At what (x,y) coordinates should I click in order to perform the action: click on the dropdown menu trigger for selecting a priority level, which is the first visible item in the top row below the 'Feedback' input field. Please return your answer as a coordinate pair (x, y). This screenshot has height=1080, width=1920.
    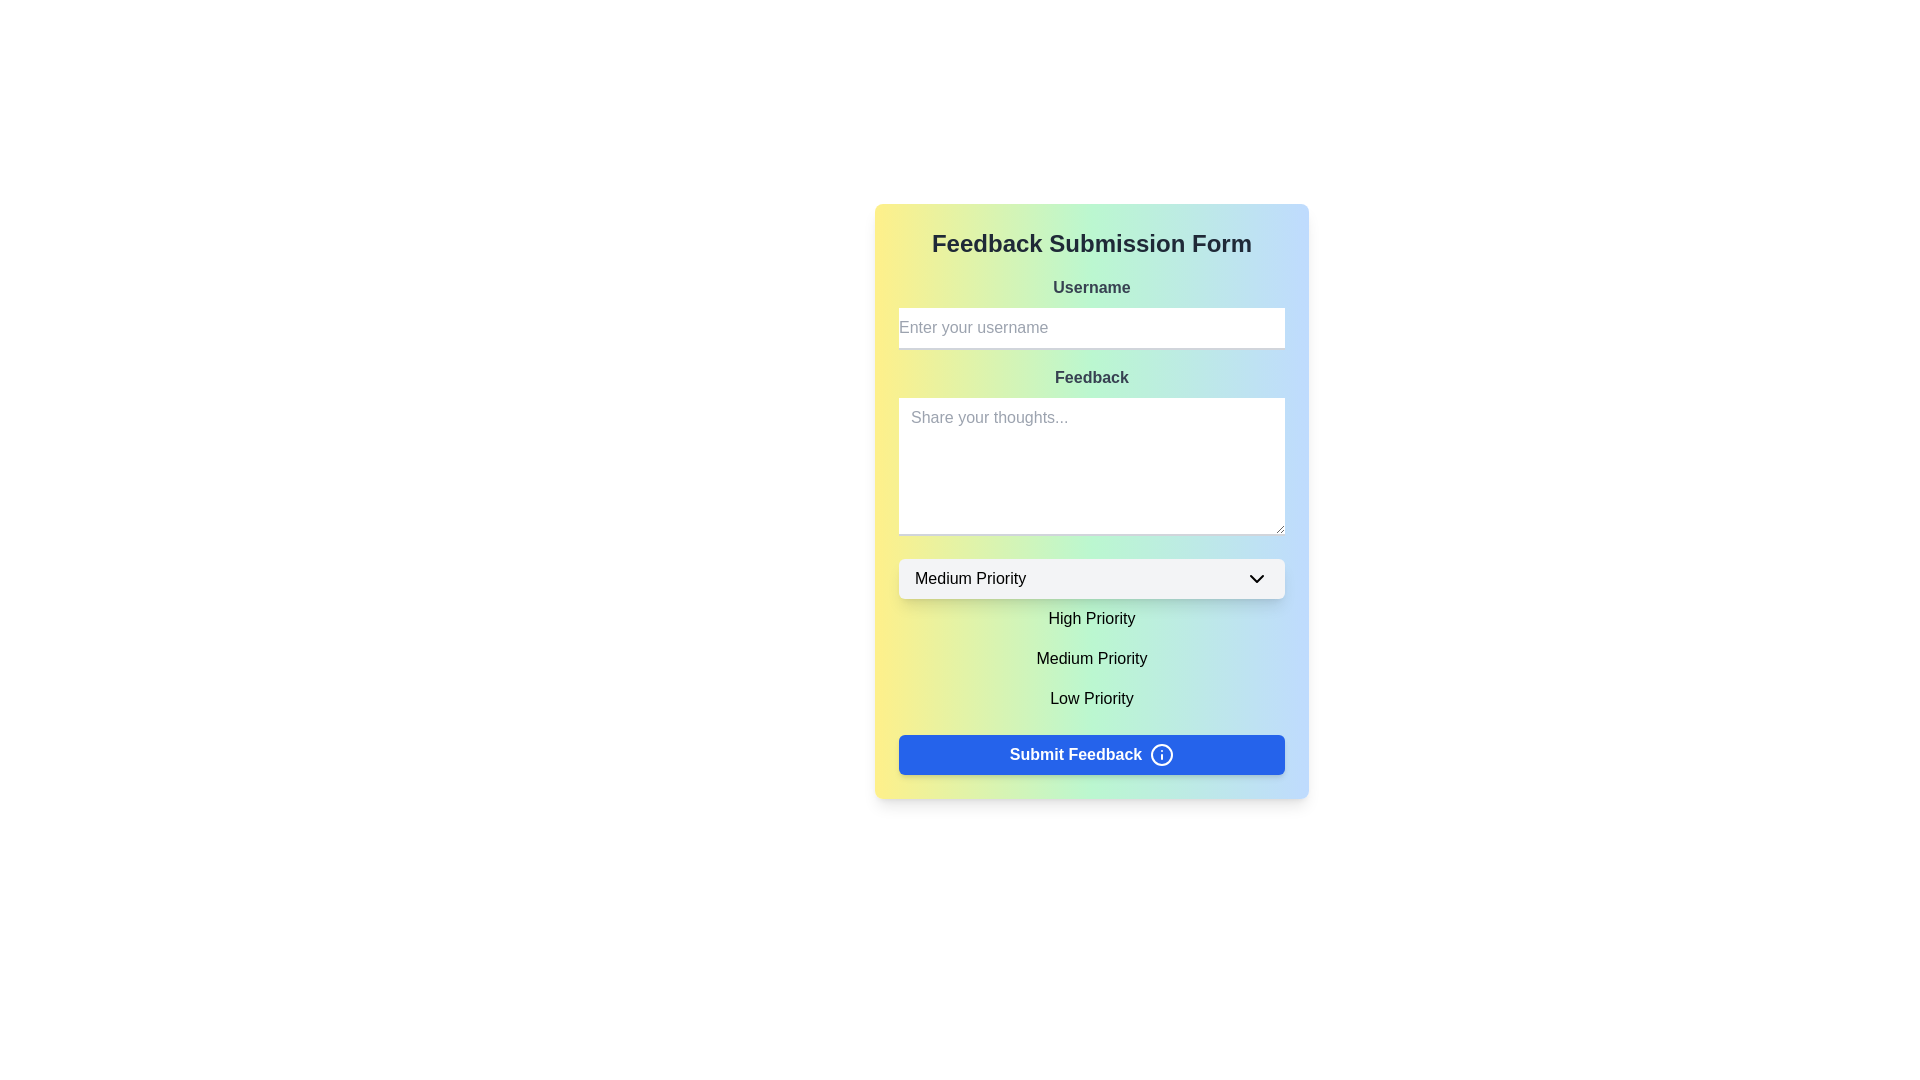
    Looking at the image, I should click on (1090, 578).